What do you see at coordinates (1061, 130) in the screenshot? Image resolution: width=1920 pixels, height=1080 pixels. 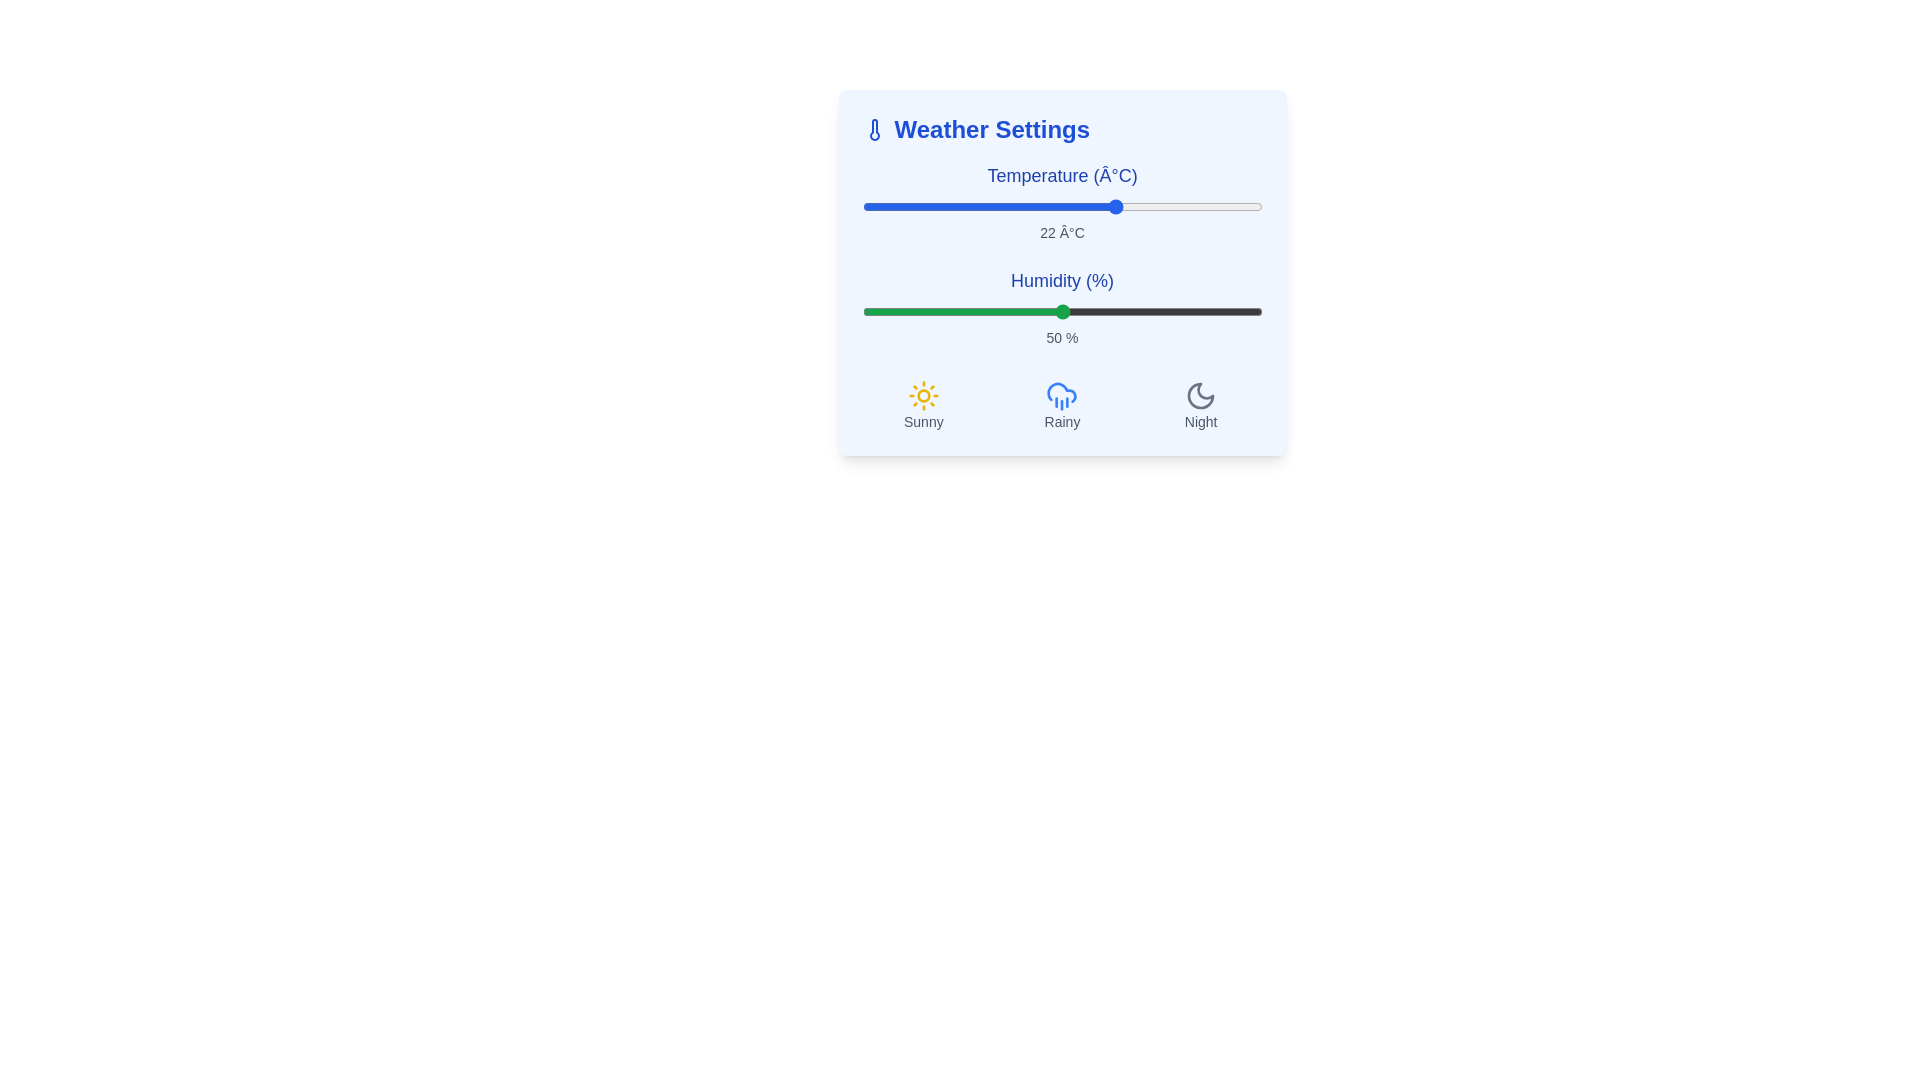 I see `the 'Weather Settings' heading element which is styled in bold blue font and accompanied by a thermometer icon` at bounding box center [1061, 130].